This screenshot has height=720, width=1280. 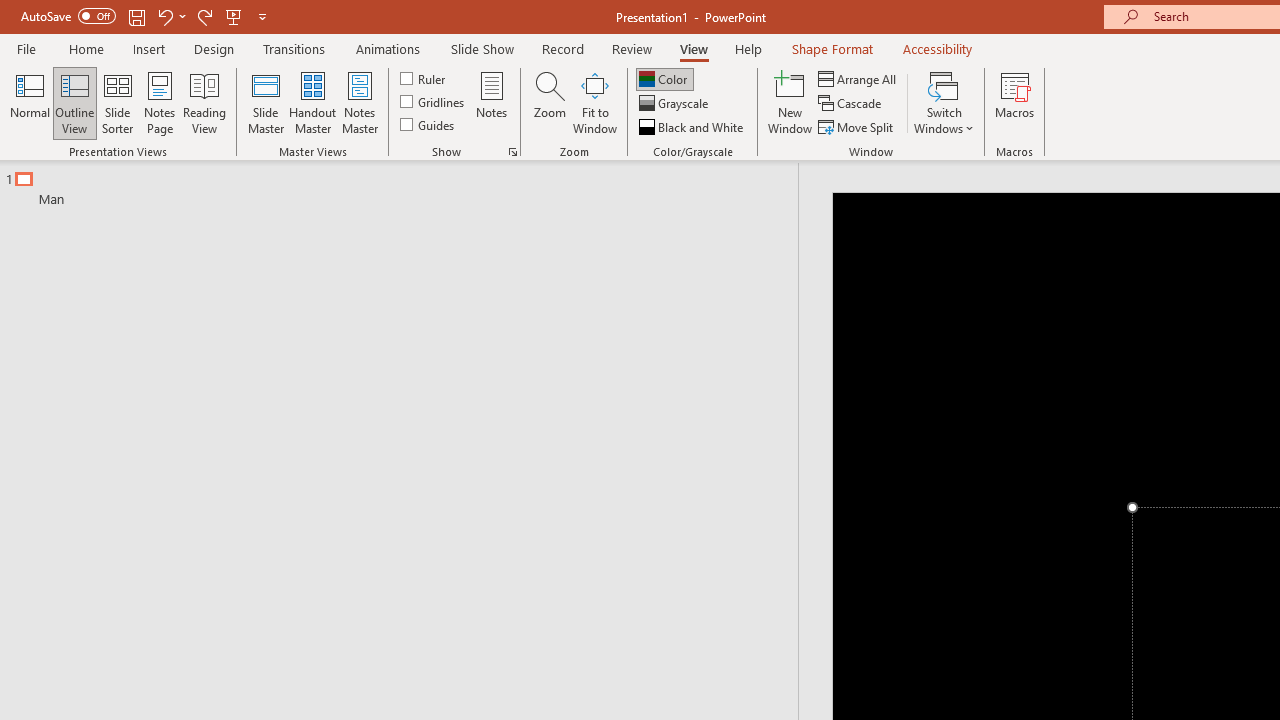 What do you see at coordinates (664, 78) in the screenshot?
I see `'Color'` at bounding box center [664, 78].